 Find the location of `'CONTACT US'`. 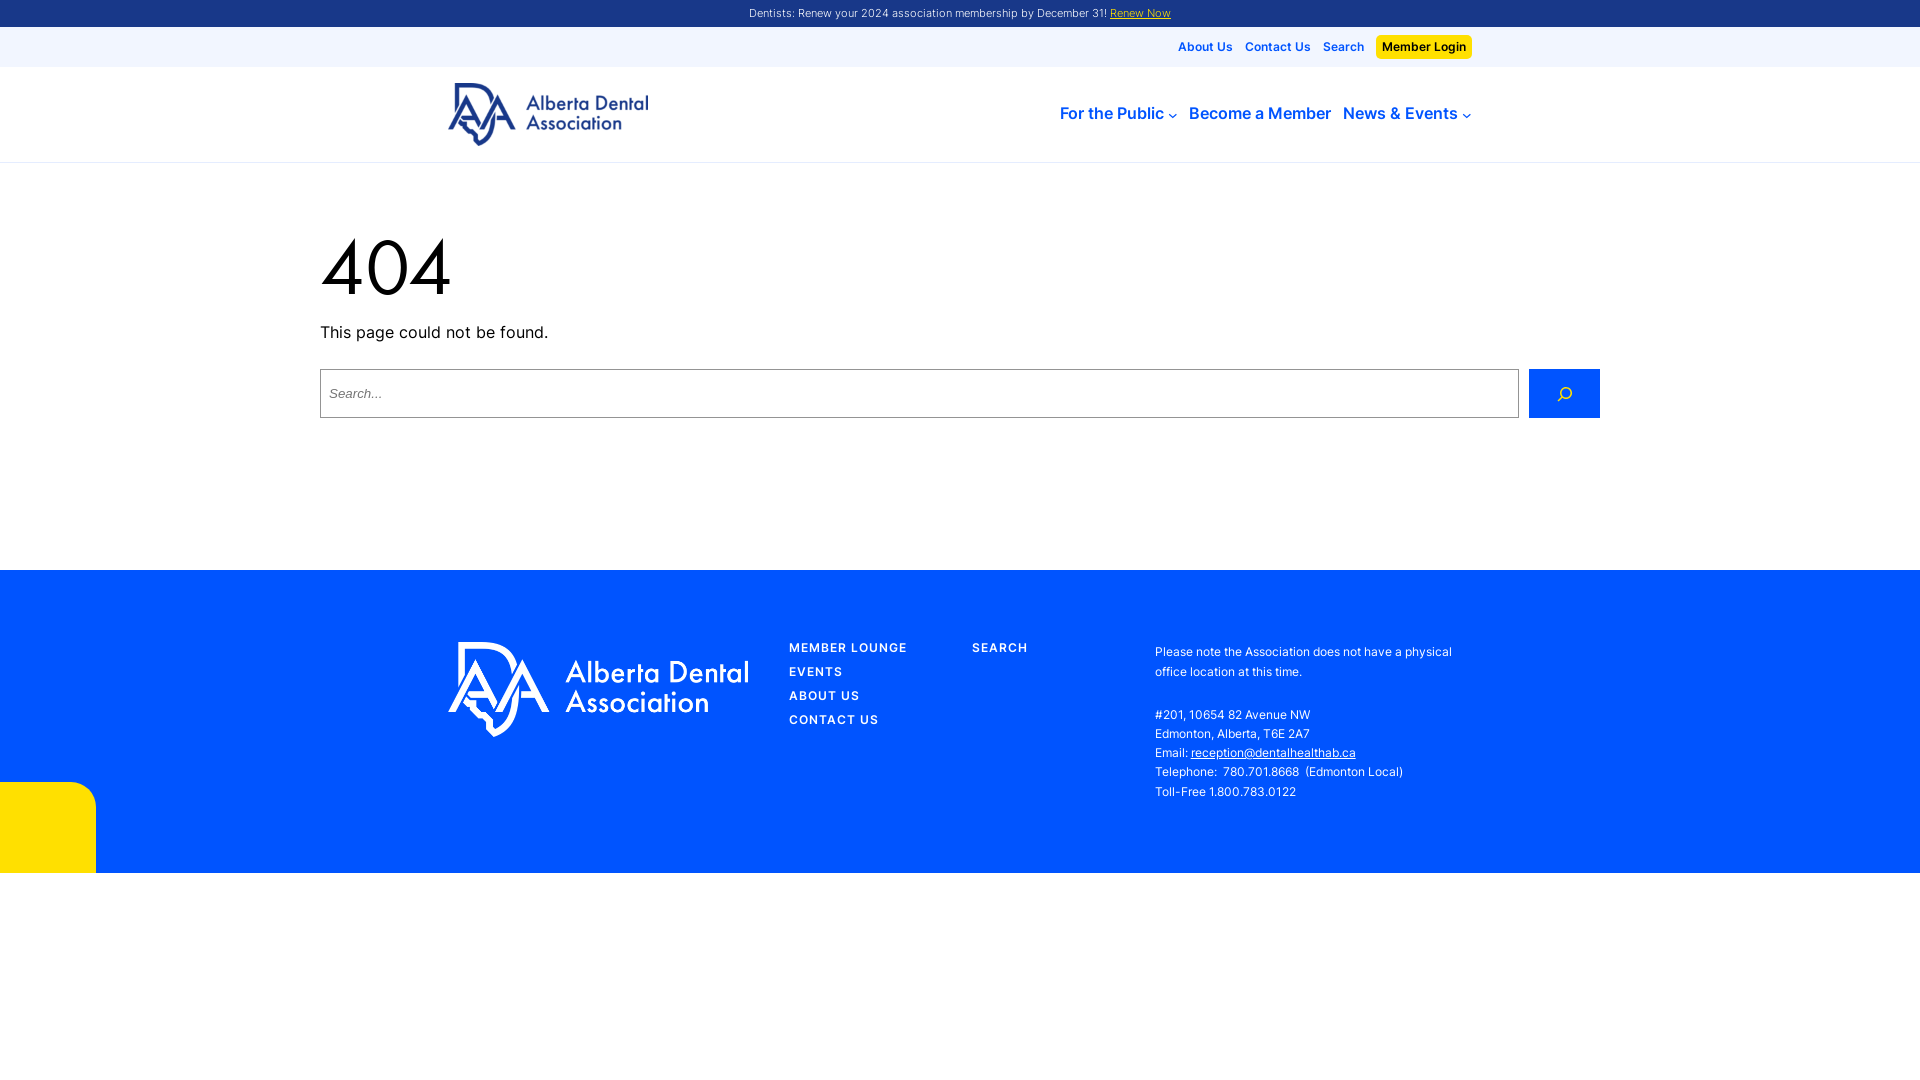

'CONTACT US' is located at coordinates (834, 720).